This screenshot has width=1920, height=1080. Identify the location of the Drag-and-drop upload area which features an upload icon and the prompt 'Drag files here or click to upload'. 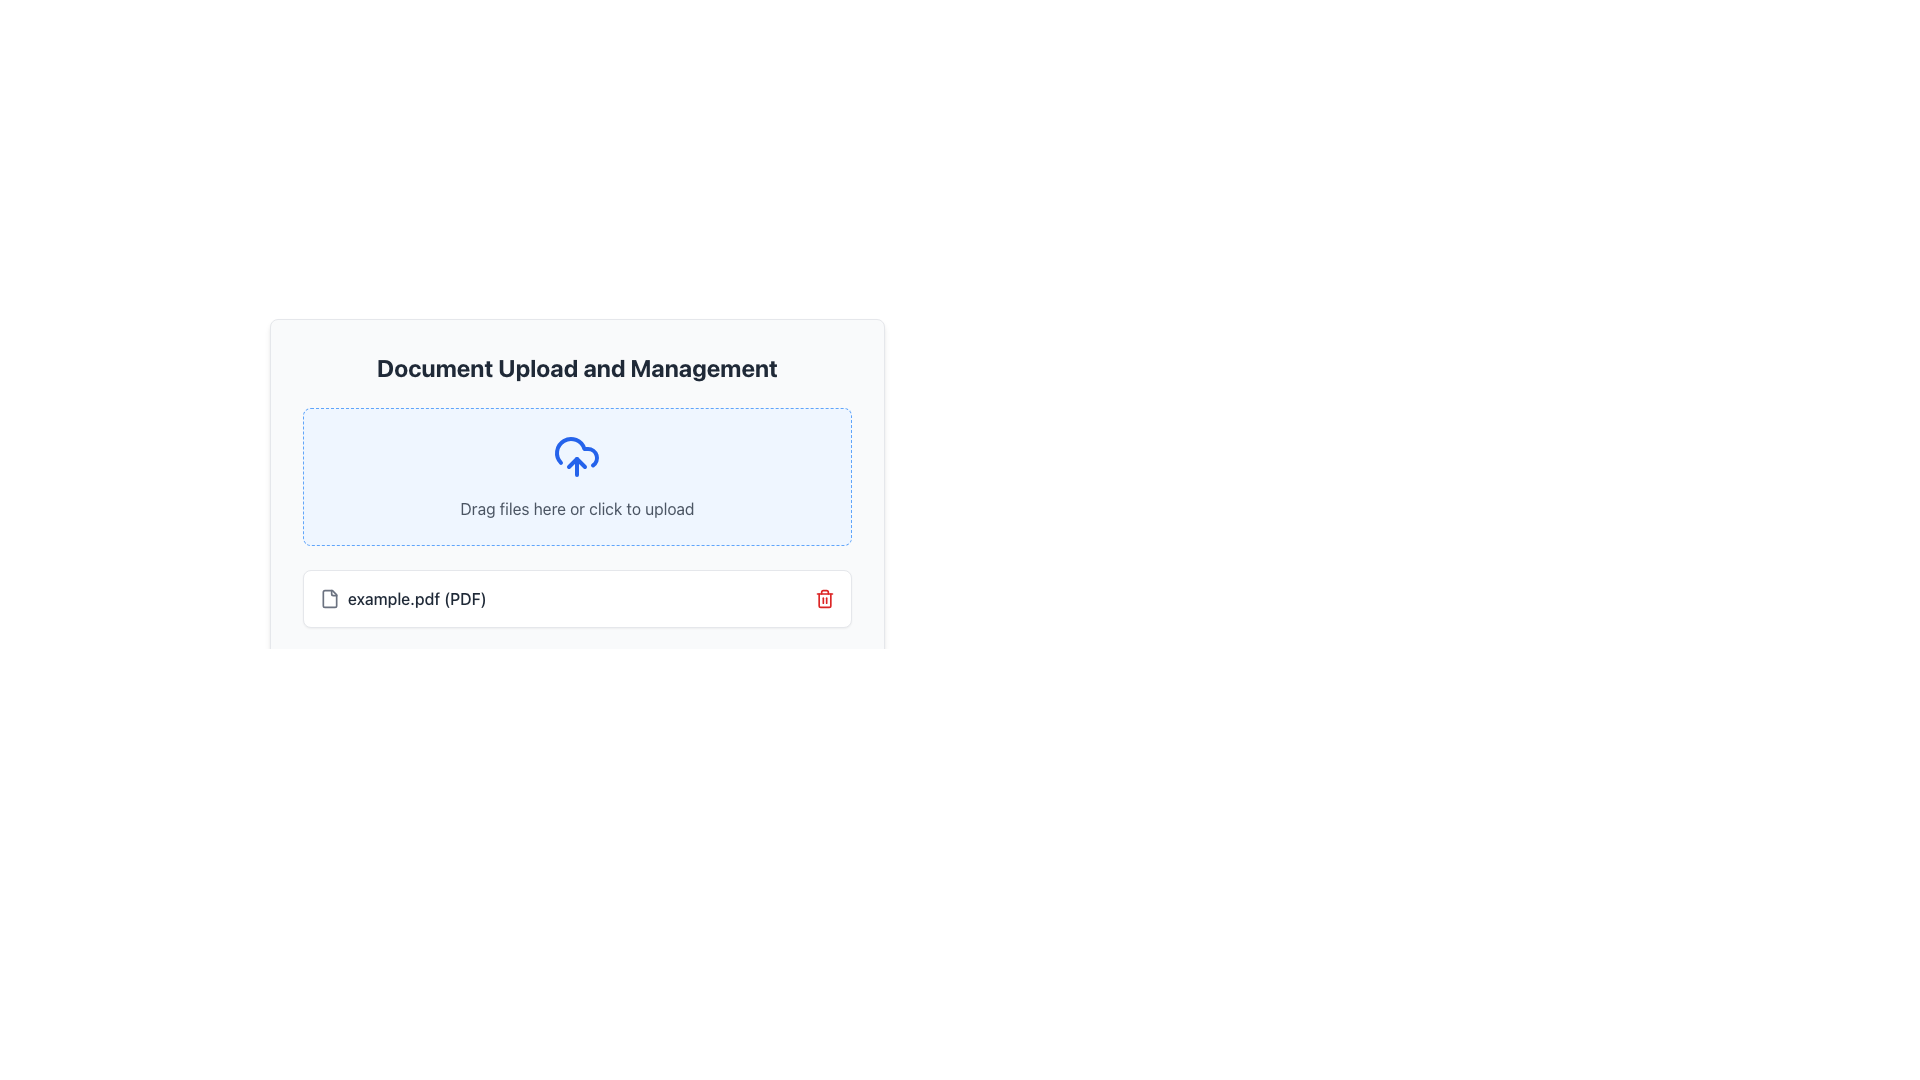
(576, 477).